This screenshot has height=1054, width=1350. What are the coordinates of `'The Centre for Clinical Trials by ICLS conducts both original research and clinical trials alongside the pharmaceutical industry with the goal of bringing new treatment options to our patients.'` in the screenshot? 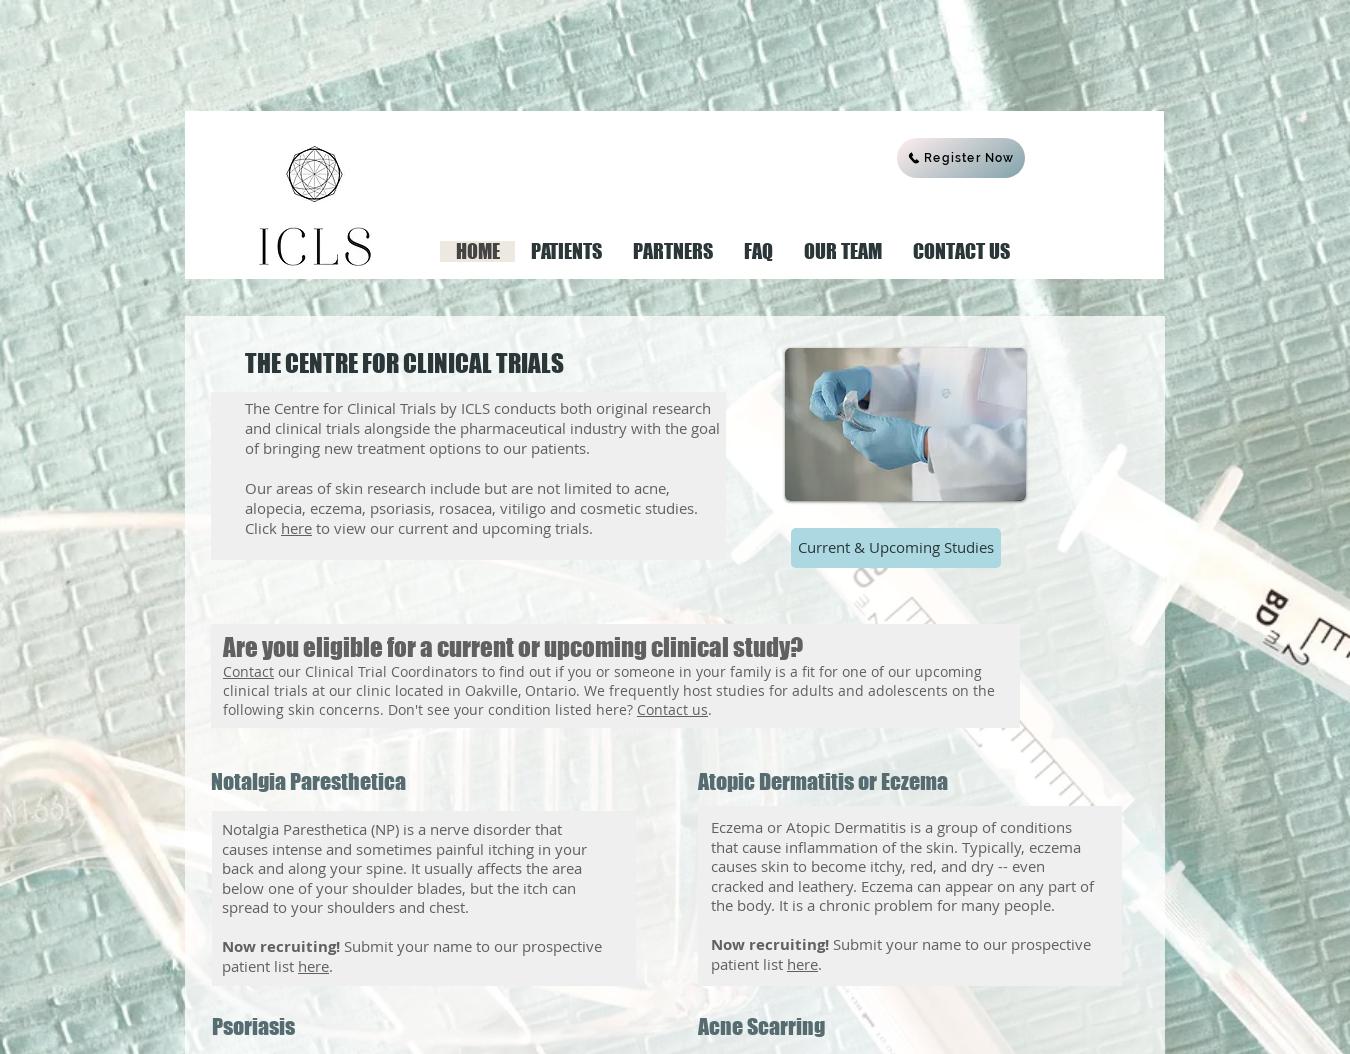 It's located at (481, 428).